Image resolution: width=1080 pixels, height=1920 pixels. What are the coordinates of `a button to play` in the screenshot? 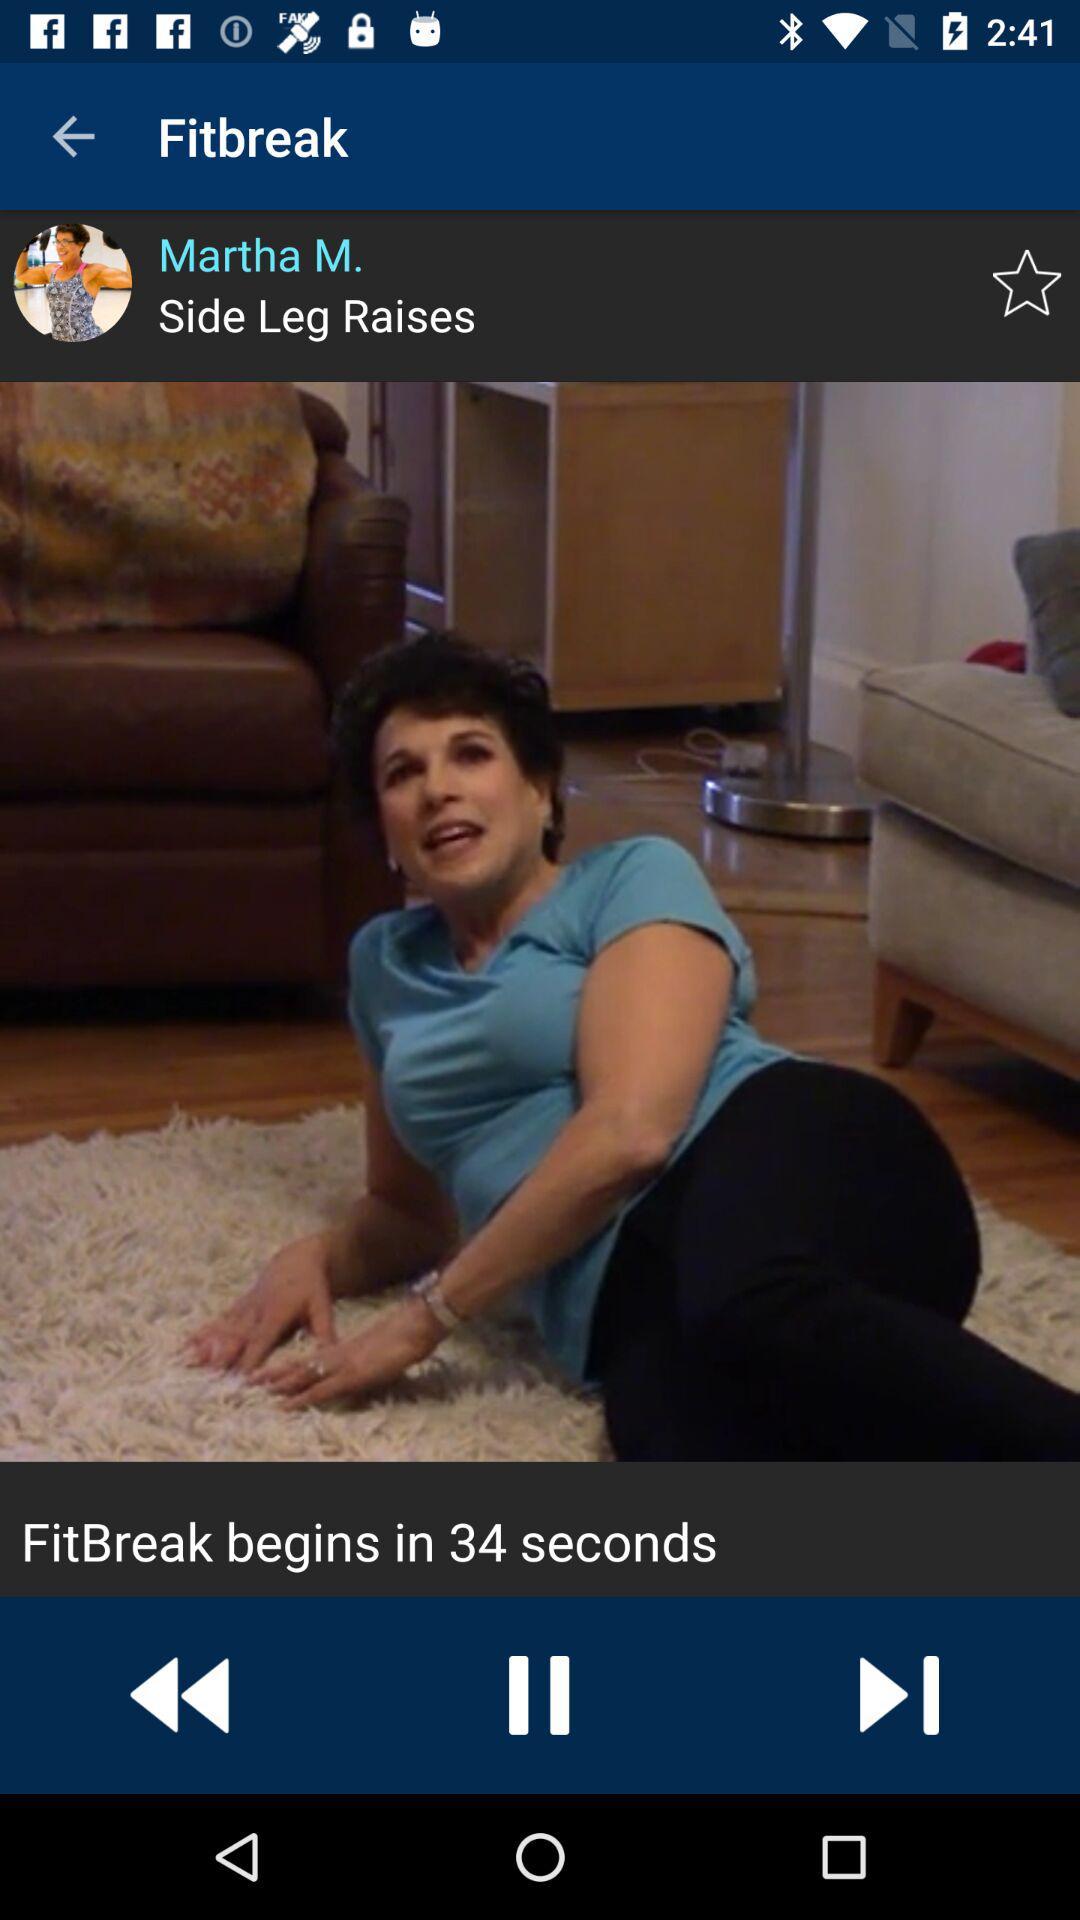 It's located at (898, 1694).